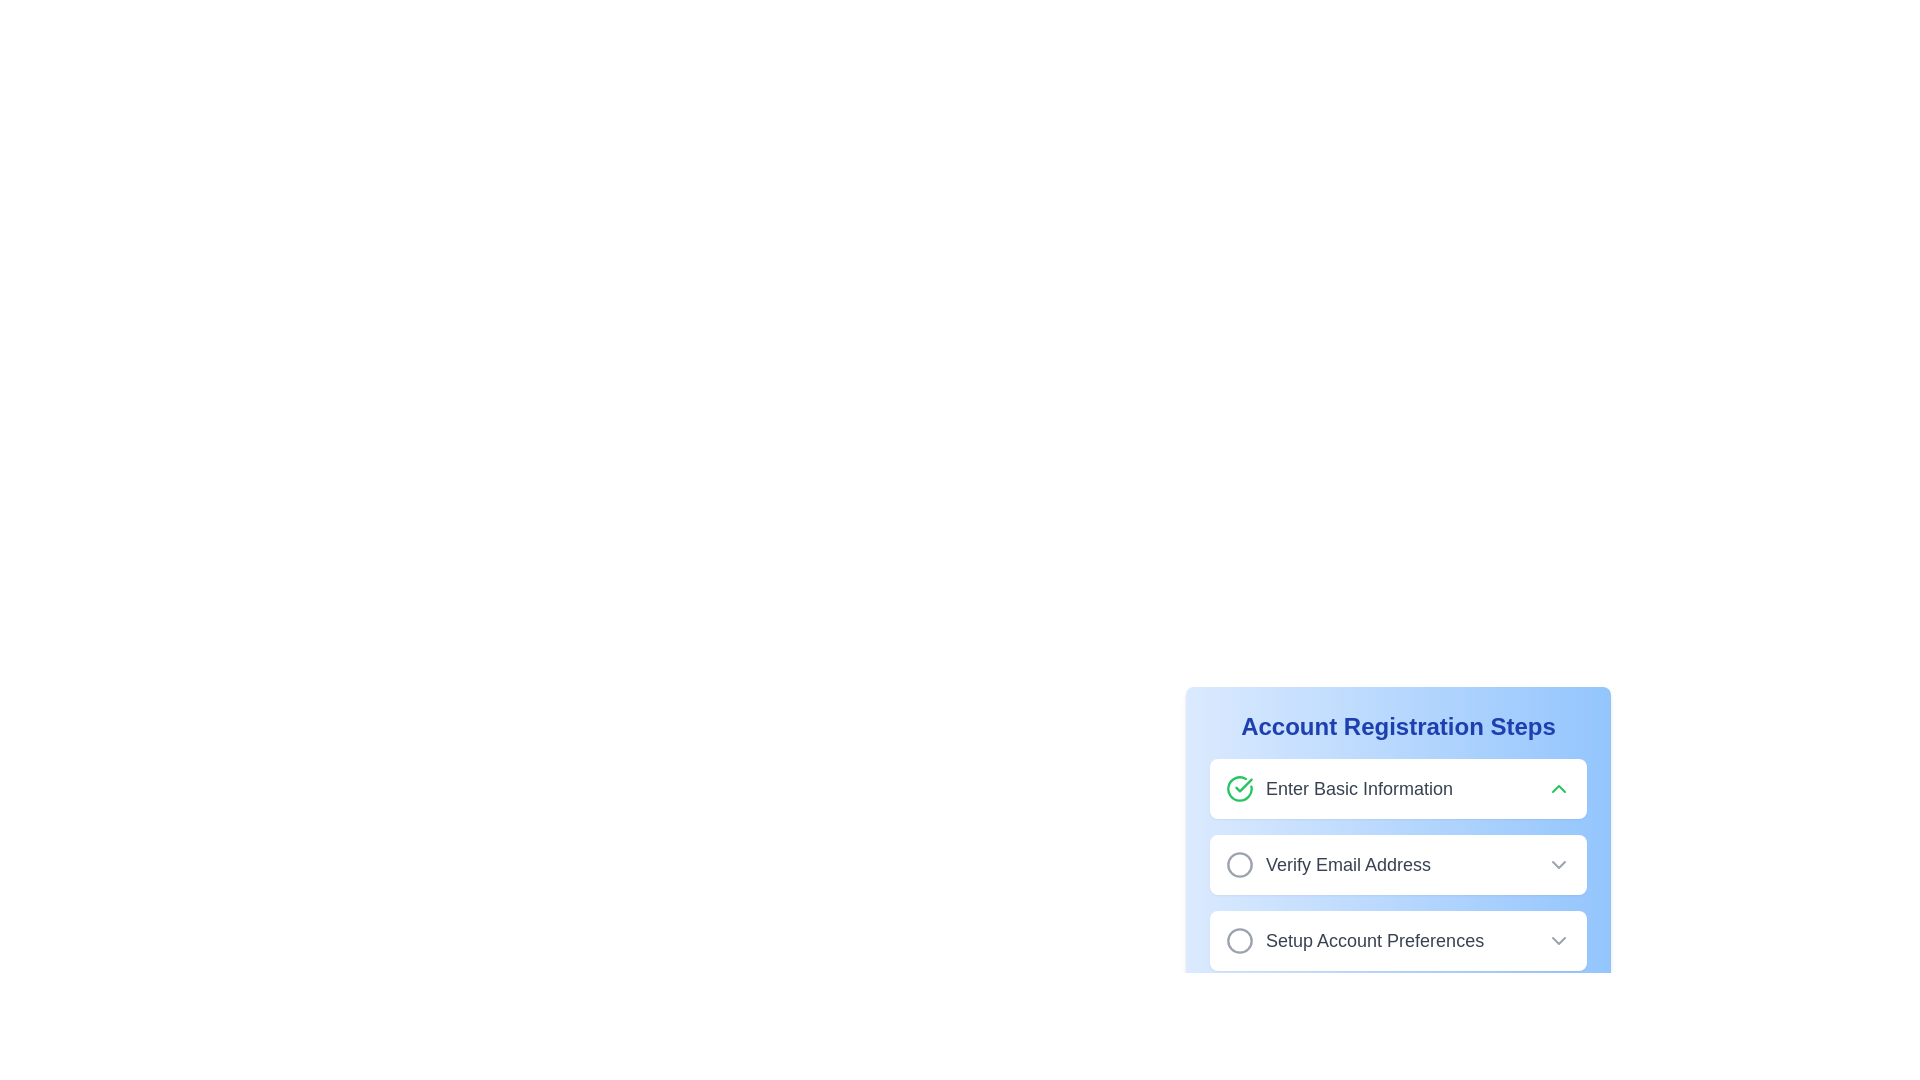  I want to click on information related to the 'Enter Basic Information' group component, which consists of a green checkmark icon followed by bold dark-gray text, so click(1339, 788).